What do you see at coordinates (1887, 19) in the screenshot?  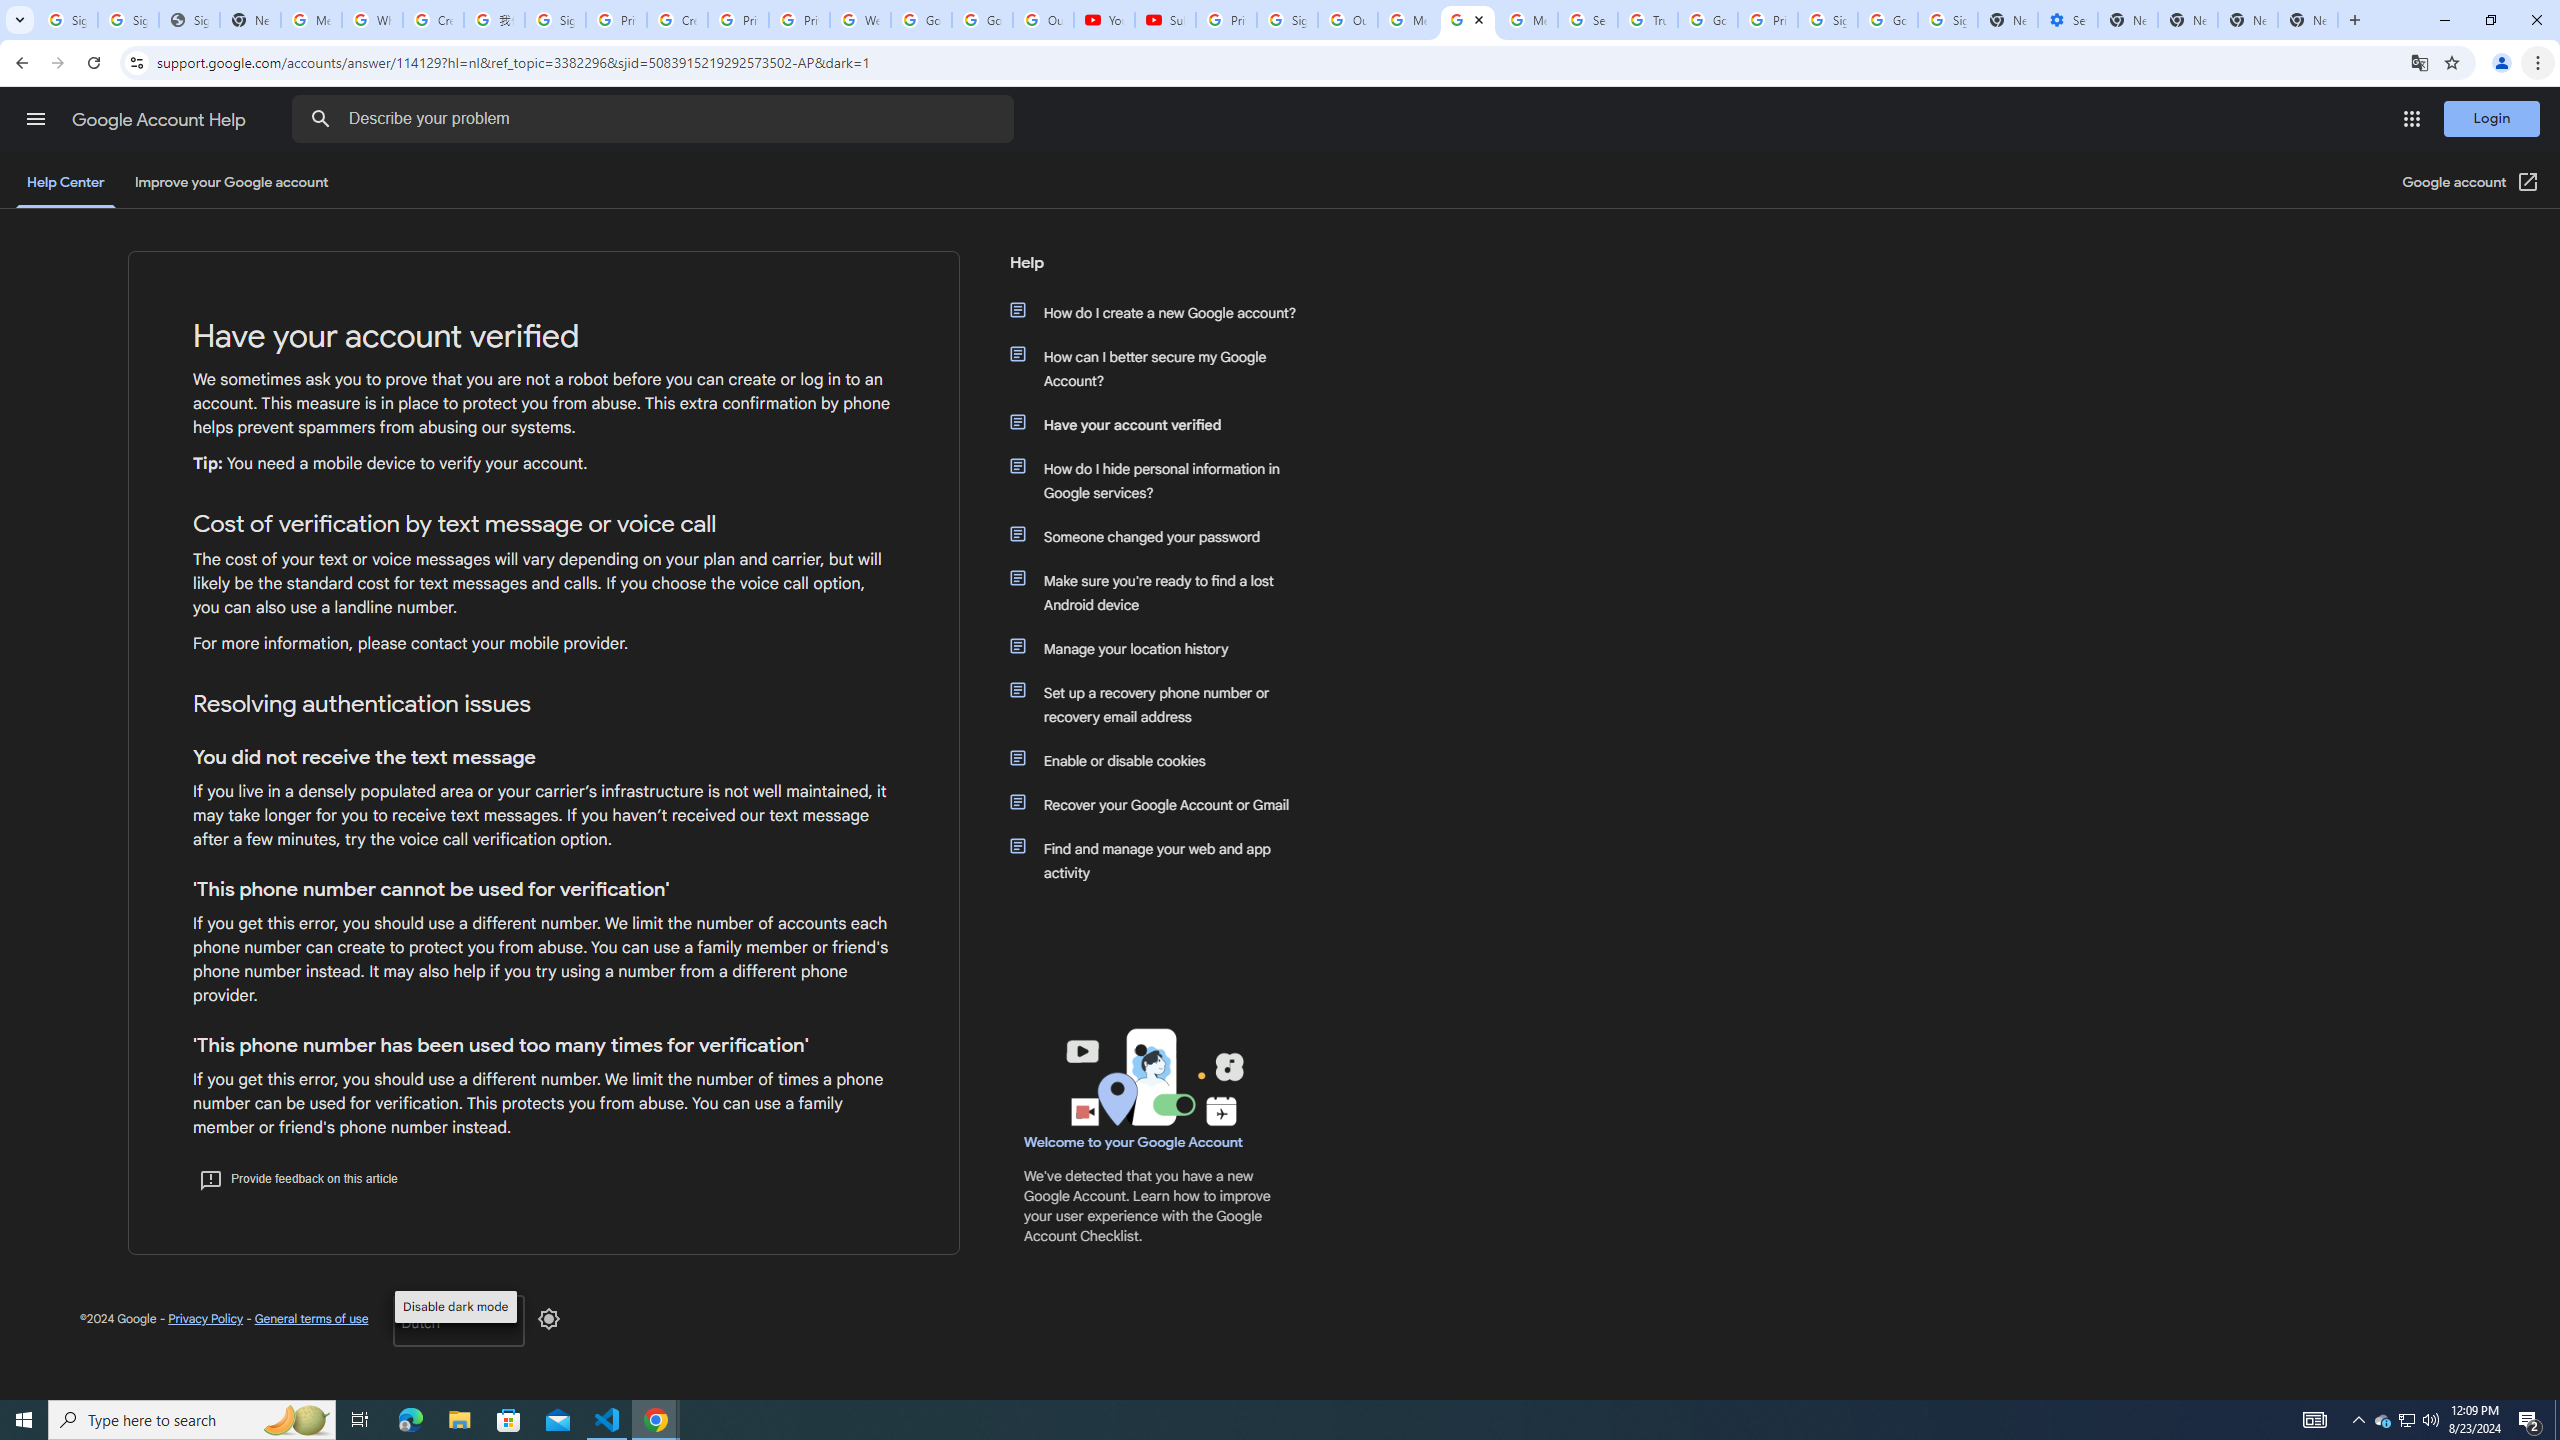 I see `'Google Cybersecurity Innovations - Google Safety Center'` at bounding box center [1887, 19].